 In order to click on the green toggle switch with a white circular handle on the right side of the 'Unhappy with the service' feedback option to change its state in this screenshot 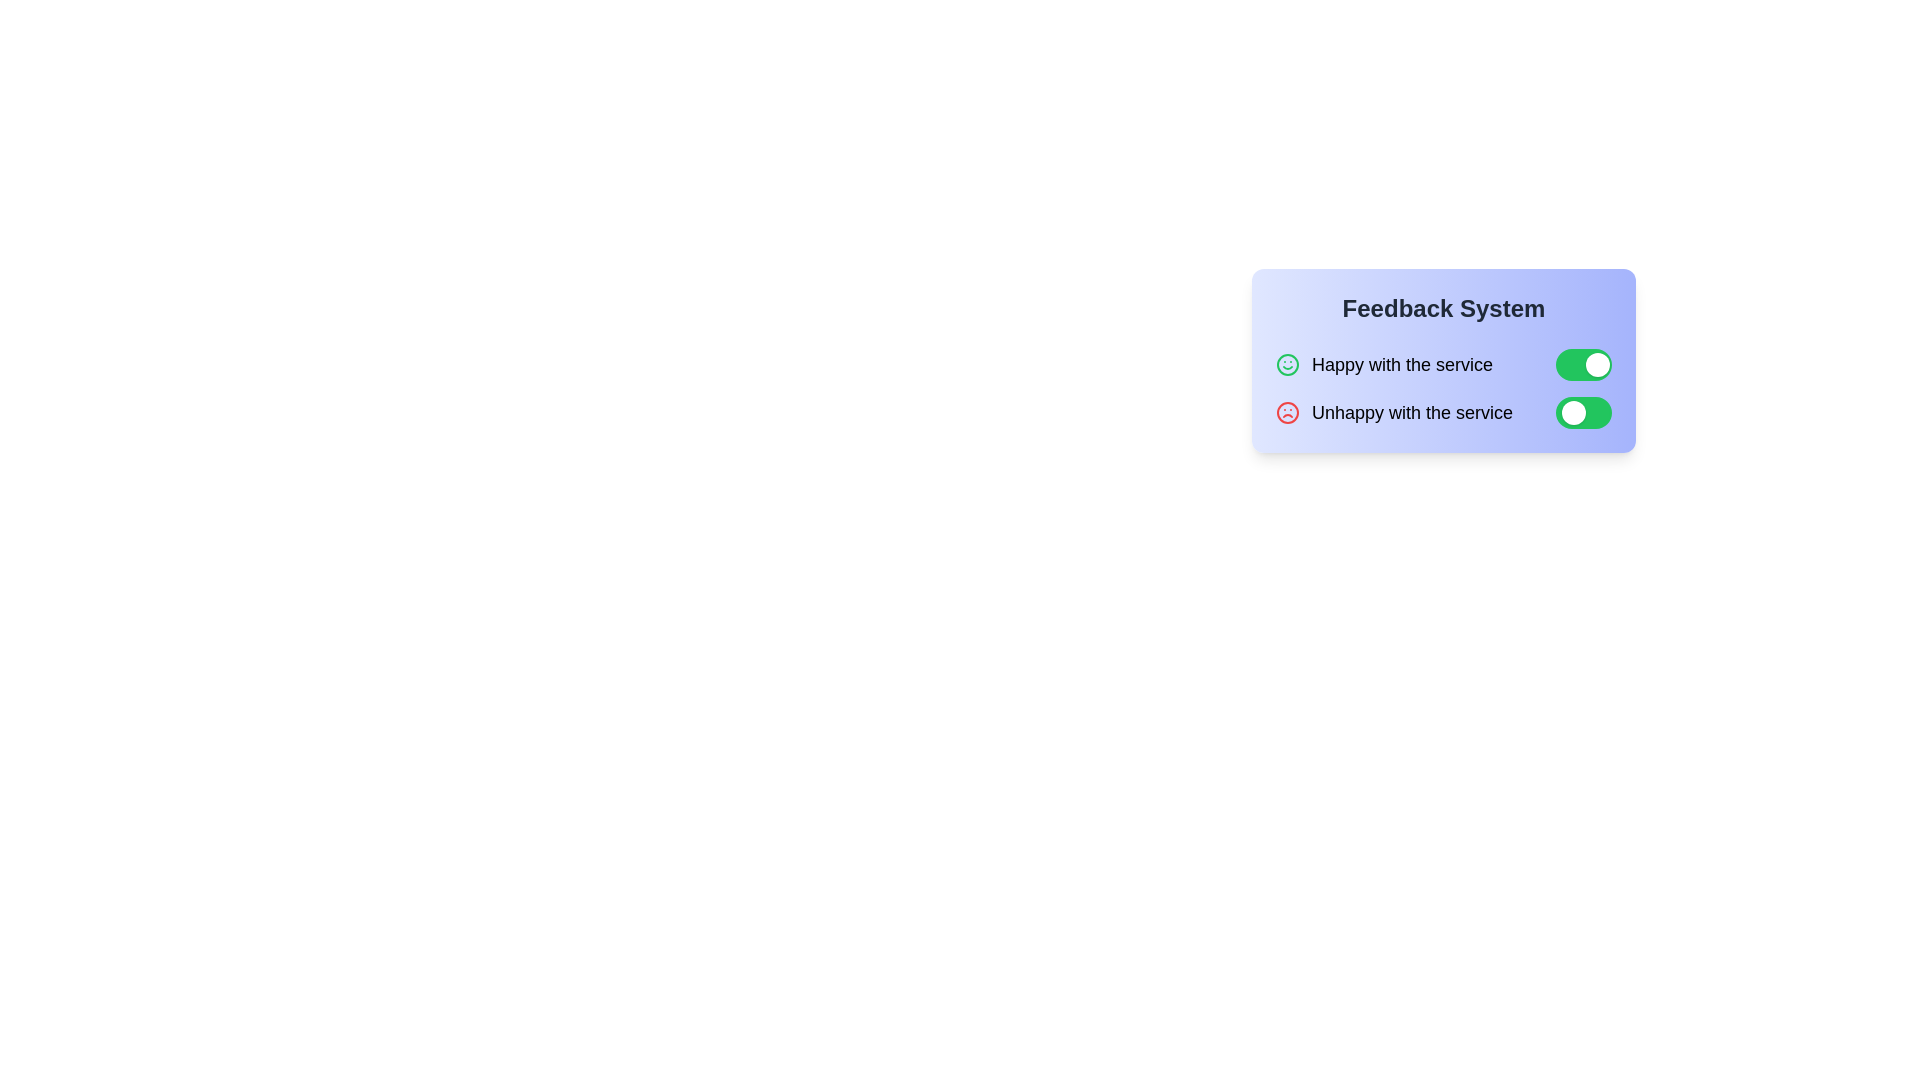, I will do `click(1444, 411)`.